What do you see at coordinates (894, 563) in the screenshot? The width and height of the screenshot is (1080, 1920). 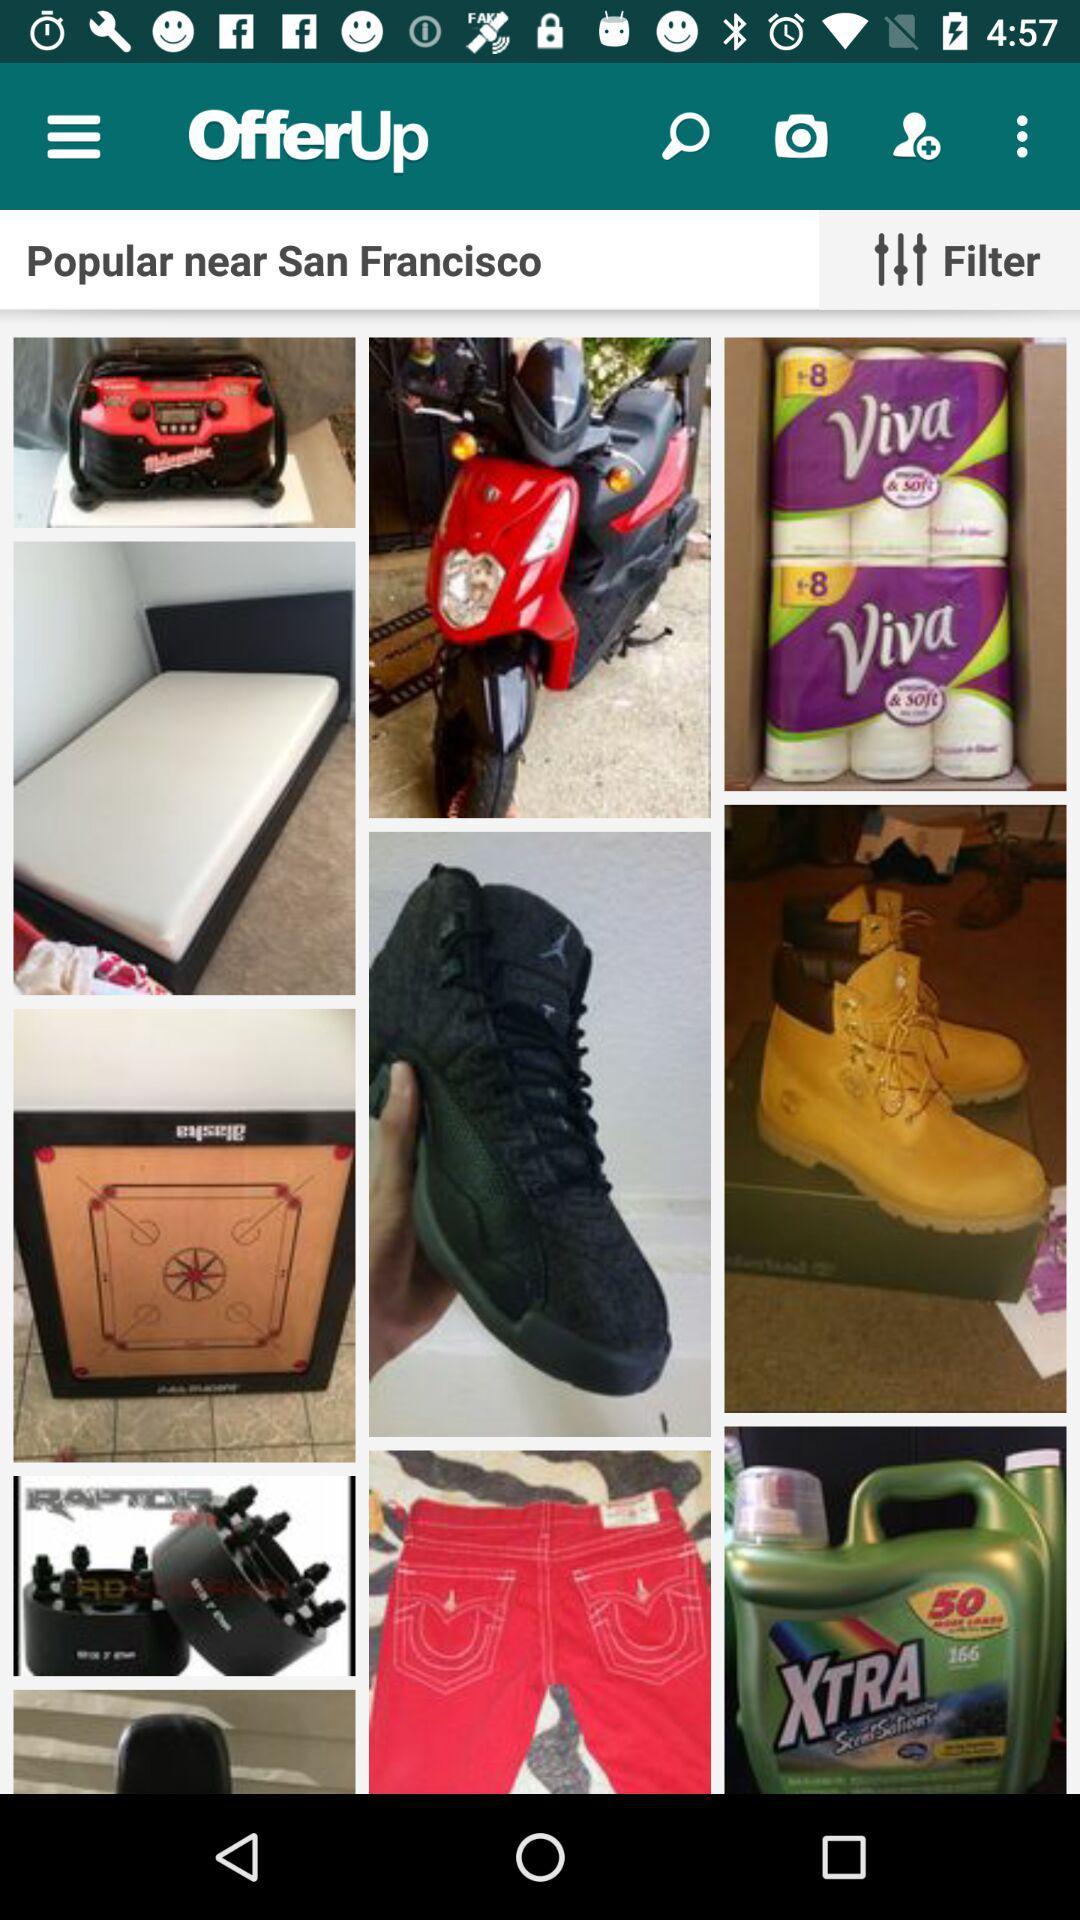 I see `the third image` at bounding box center [894, 563].